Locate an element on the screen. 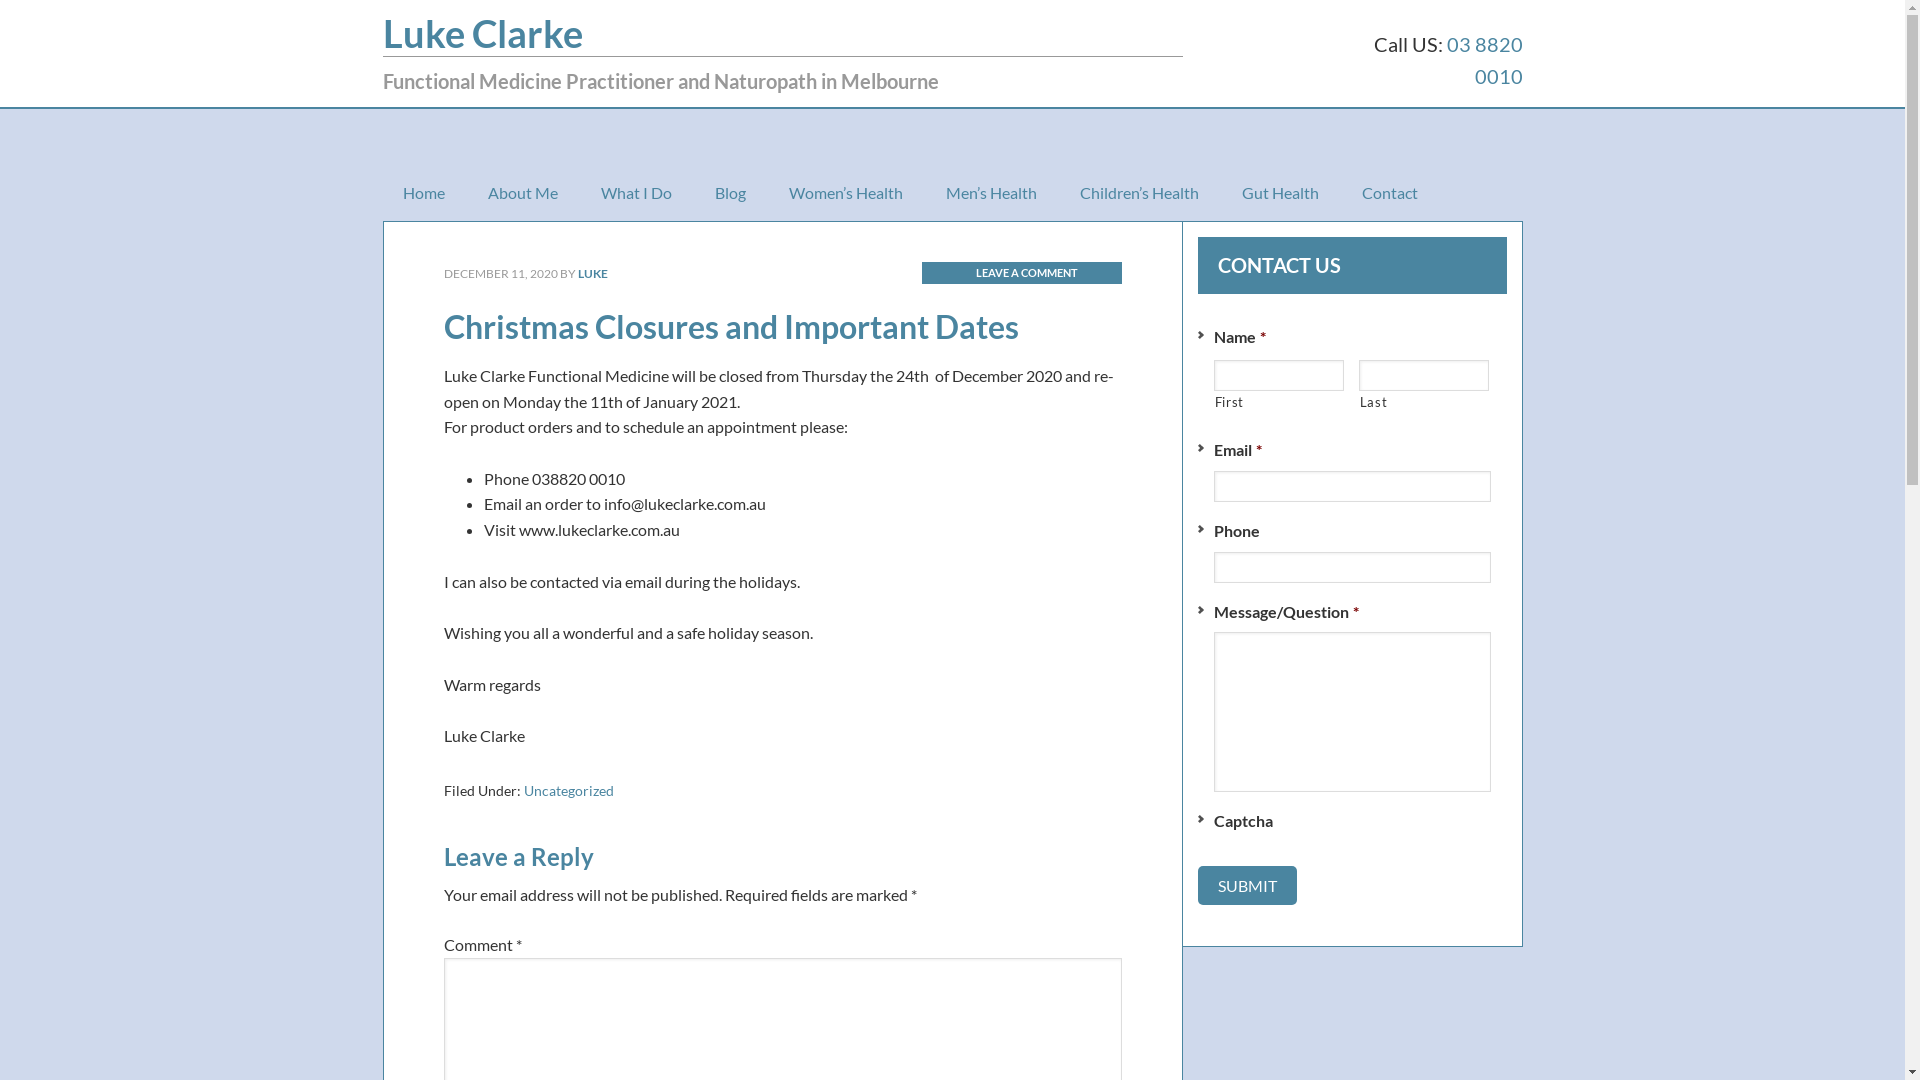 The width and height of the screenshot is (1920, 1080). 'What I Do' is located at coordinates (634, 192).